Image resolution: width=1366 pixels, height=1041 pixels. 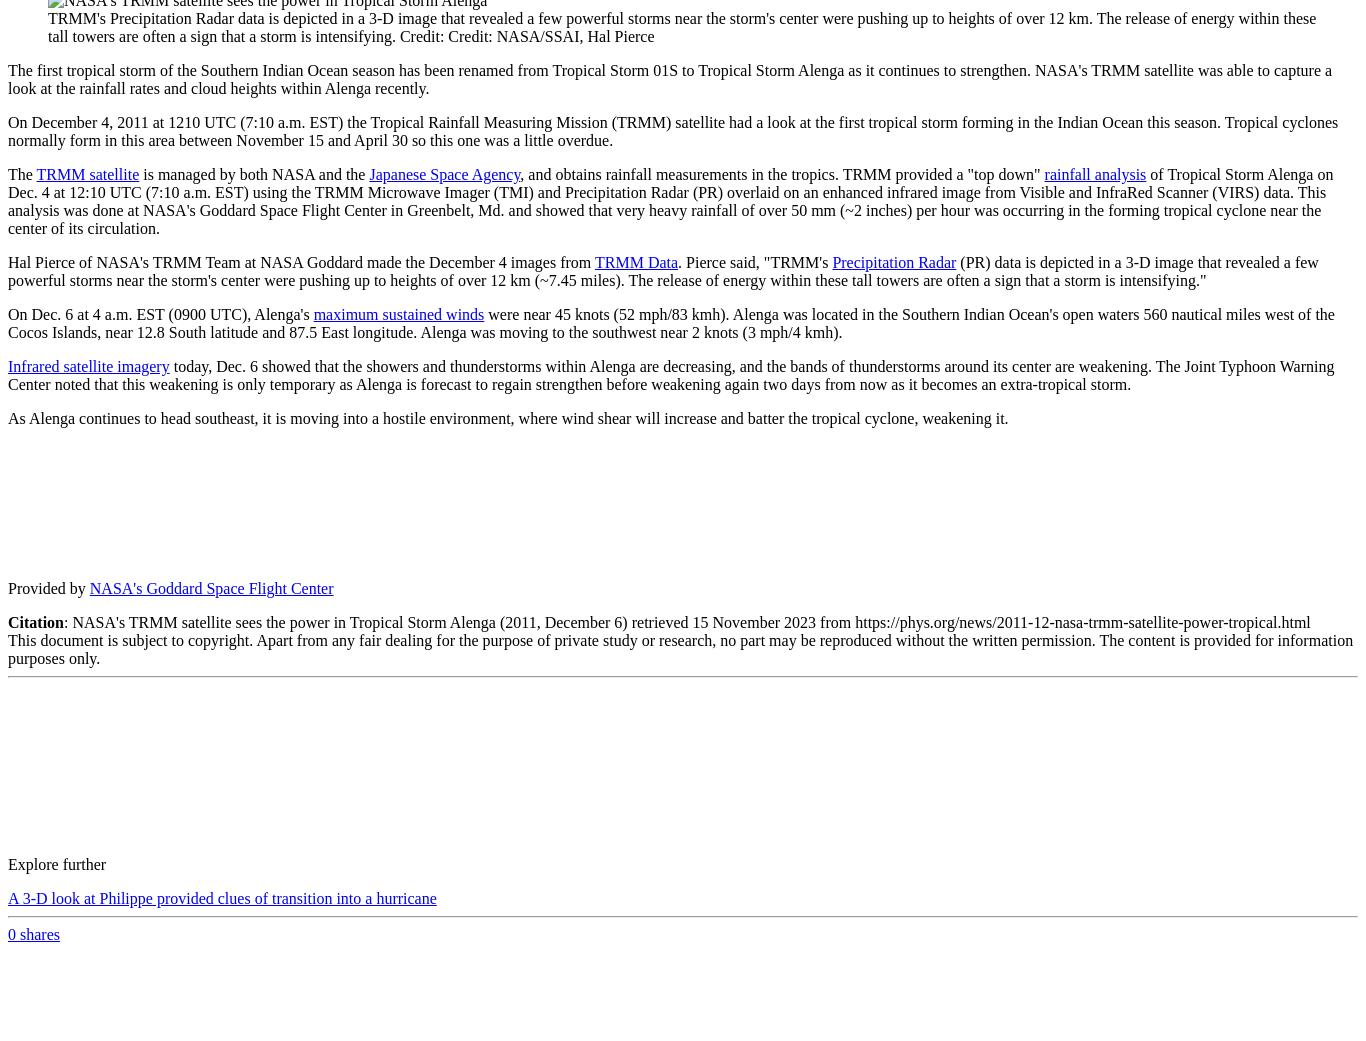 What do you see at coordinates (15, 933) in the screenshot?
I see `'shares'` at bounding box center [15, 933].